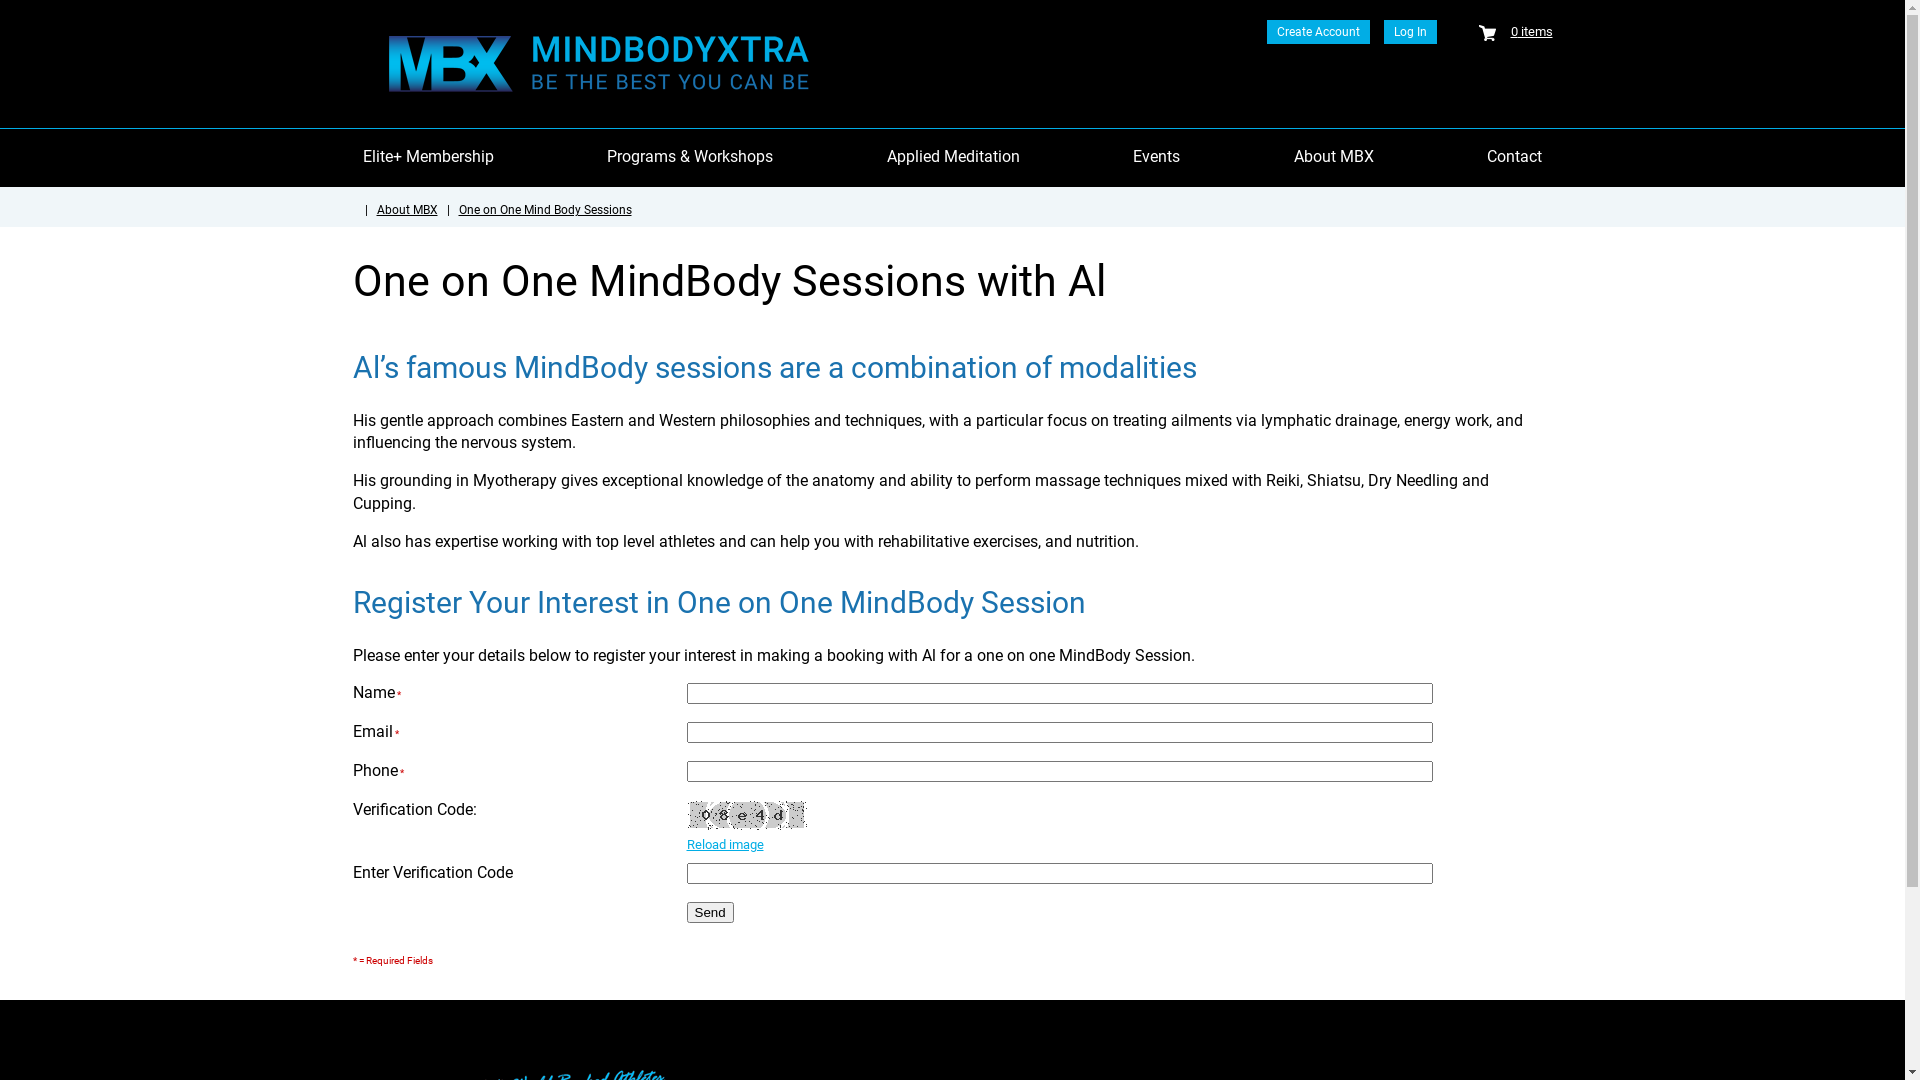  I want to click on 'Reload image', so click(723, 843).